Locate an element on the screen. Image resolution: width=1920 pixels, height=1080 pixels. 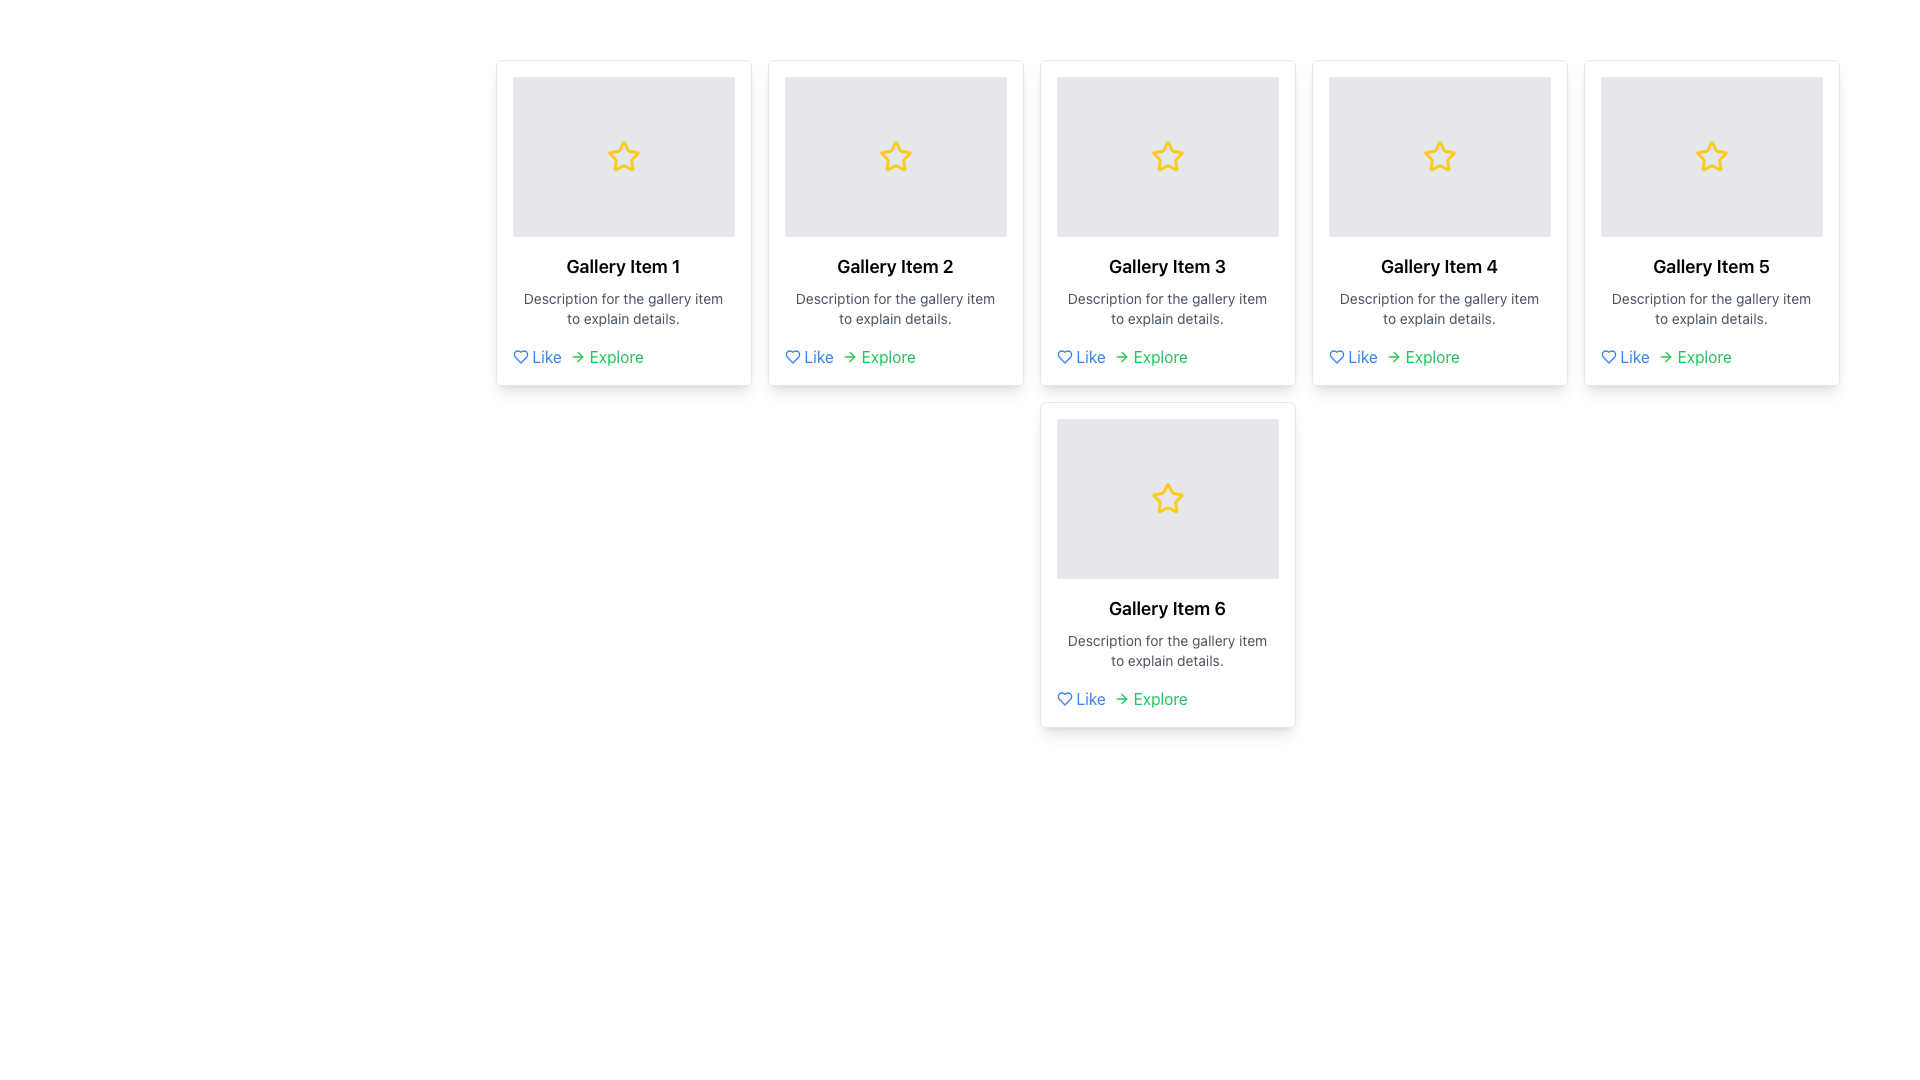
the small light gray text block located directly under the heading 'Gallery Item 2' in the second column of the grid layout is located at coordinates (894, 308).